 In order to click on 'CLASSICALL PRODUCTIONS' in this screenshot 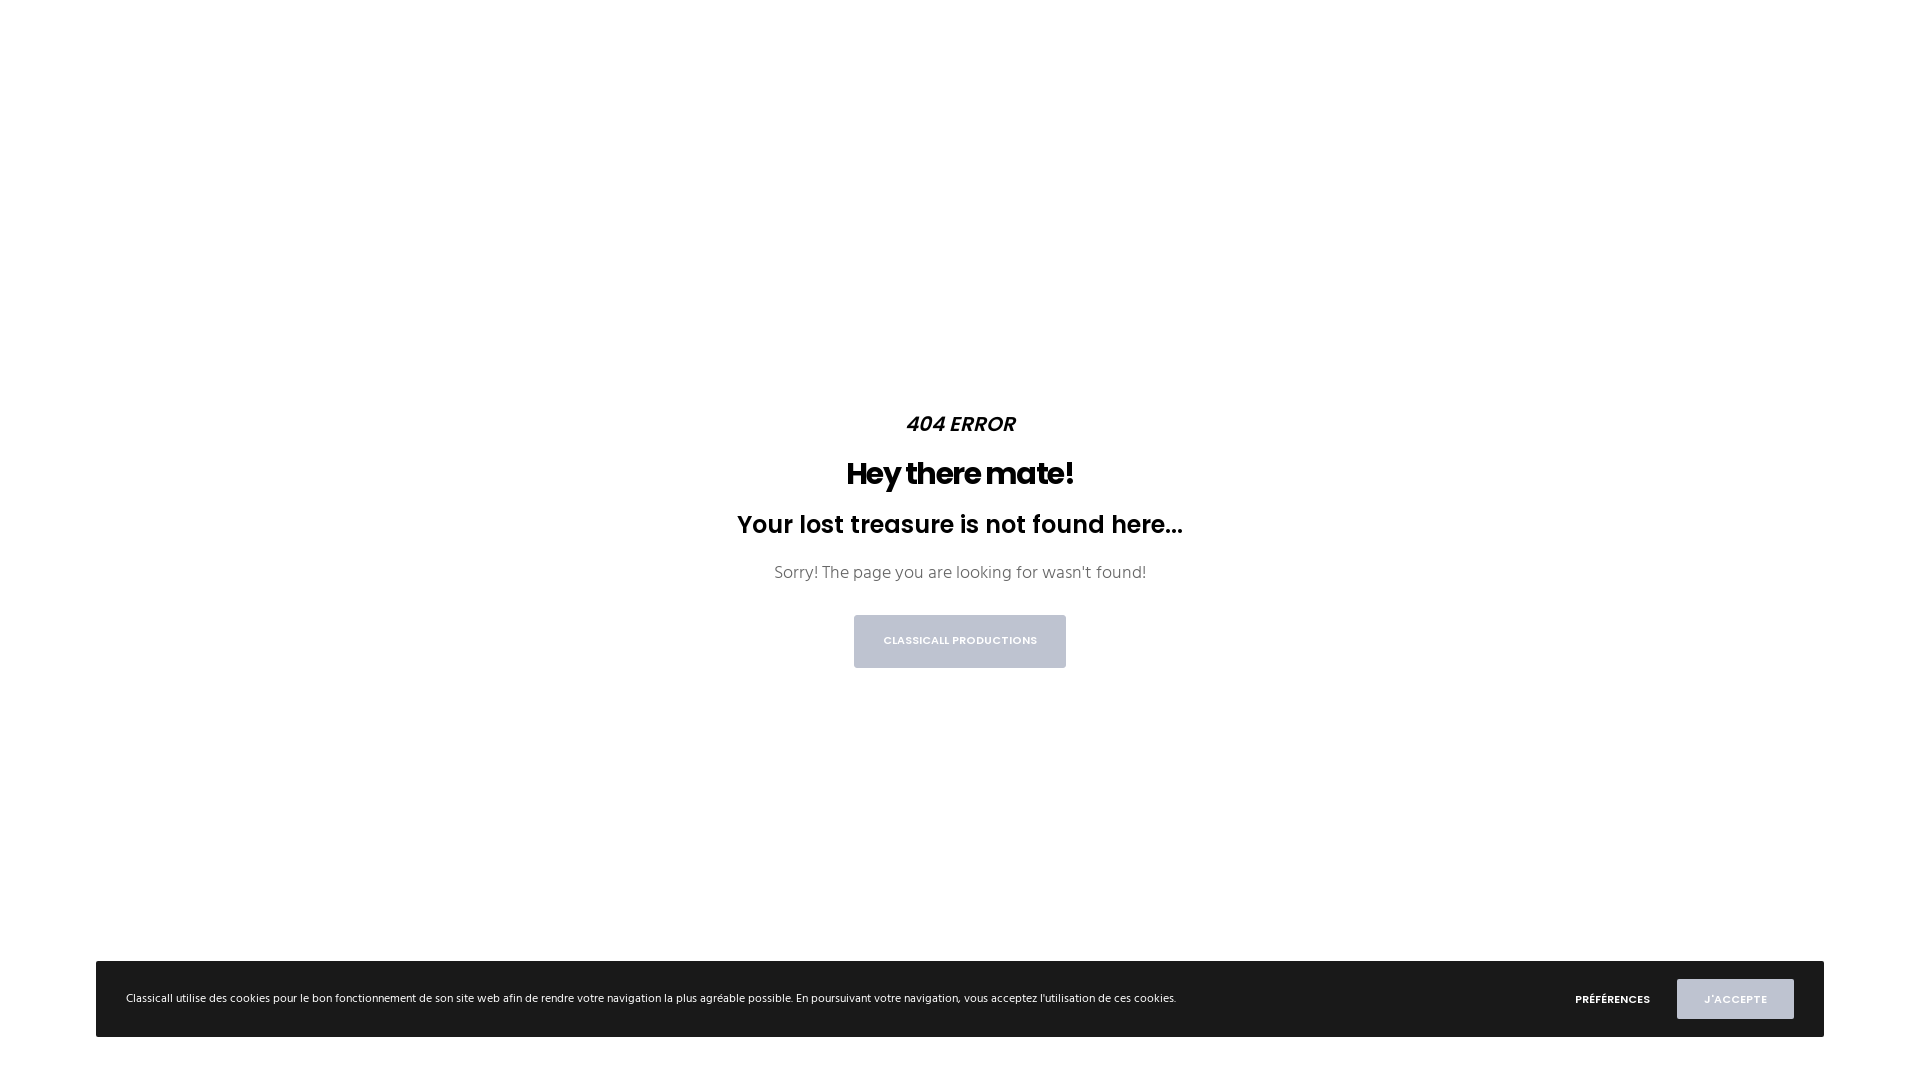, I will do `click(960, 640)`.